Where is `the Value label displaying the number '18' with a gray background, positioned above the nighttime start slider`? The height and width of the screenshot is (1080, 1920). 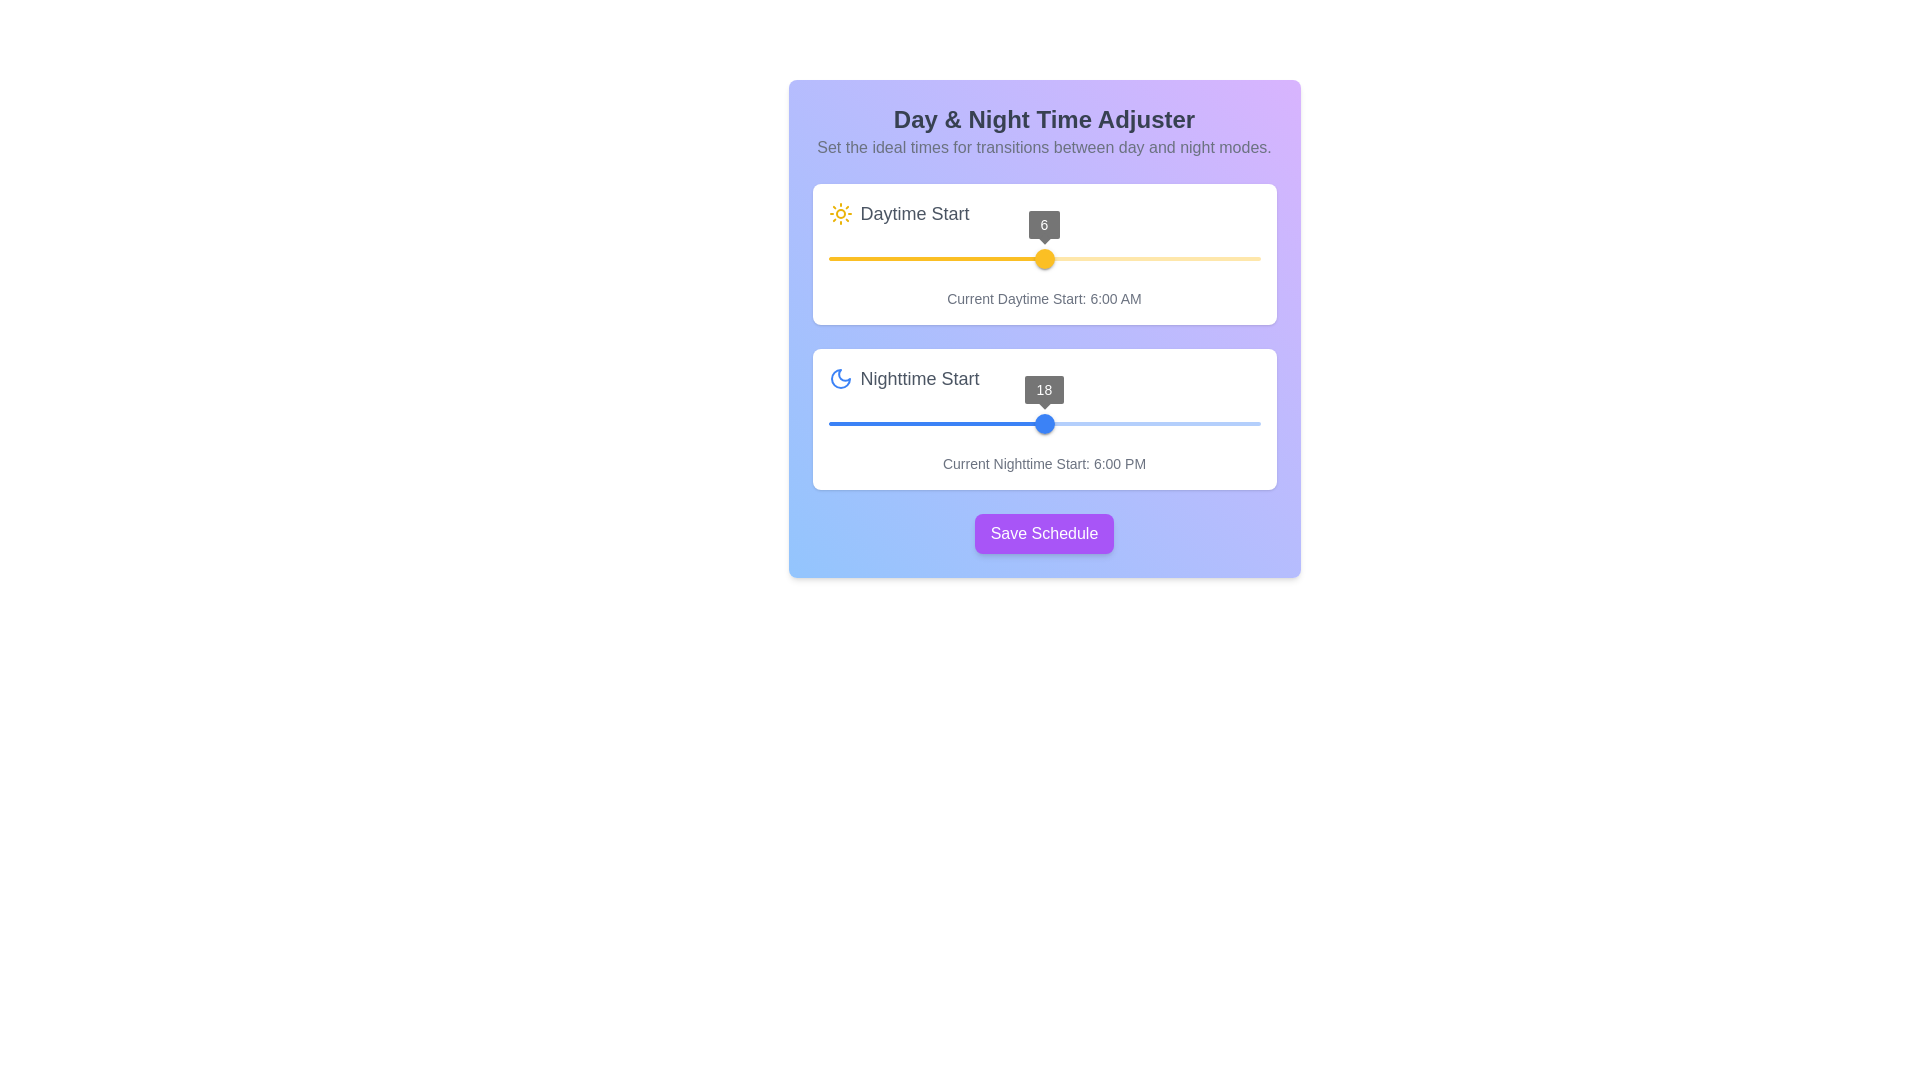 the Value label displaying the number '18' with a gray background, positioned above the nighttime start slider is located at coordinates (1043, 389).